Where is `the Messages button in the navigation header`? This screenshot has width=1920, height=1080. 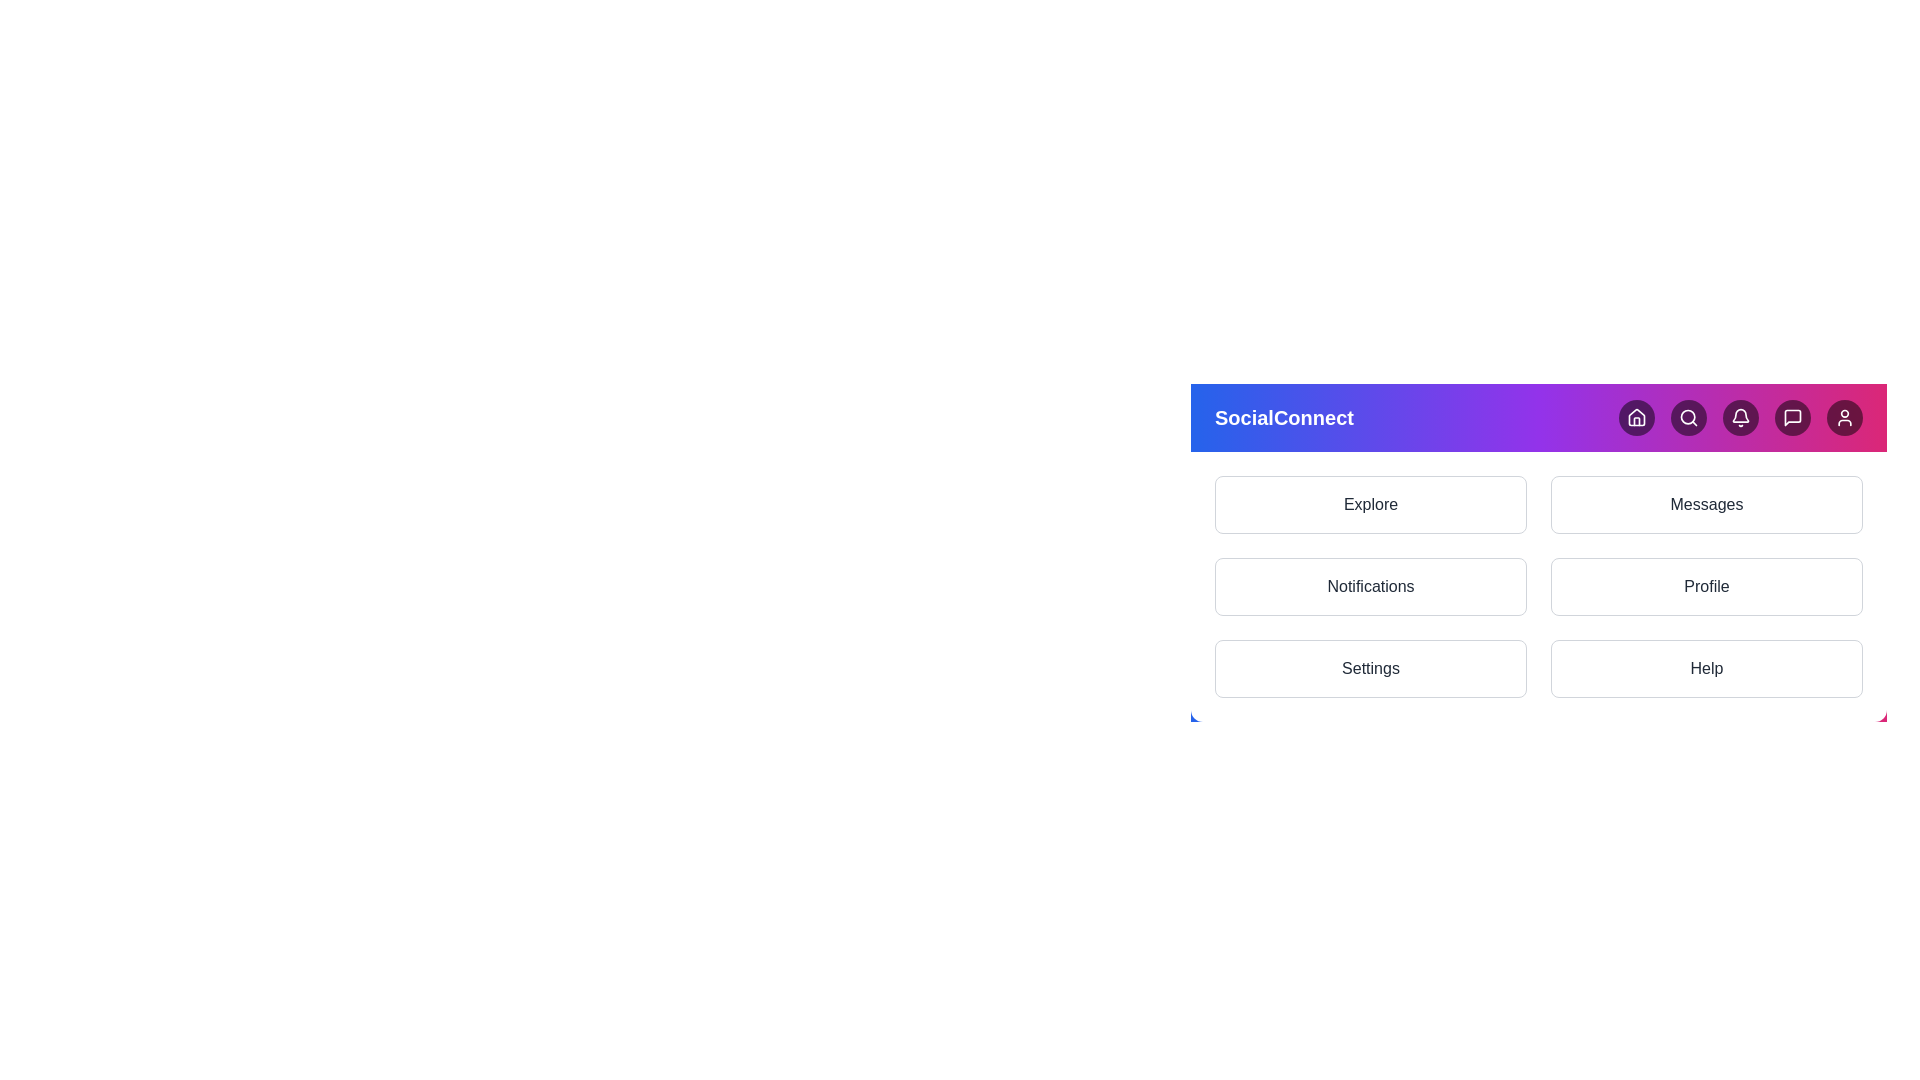
the Messages button in the navigation header is located at coordinates (1793, 416).